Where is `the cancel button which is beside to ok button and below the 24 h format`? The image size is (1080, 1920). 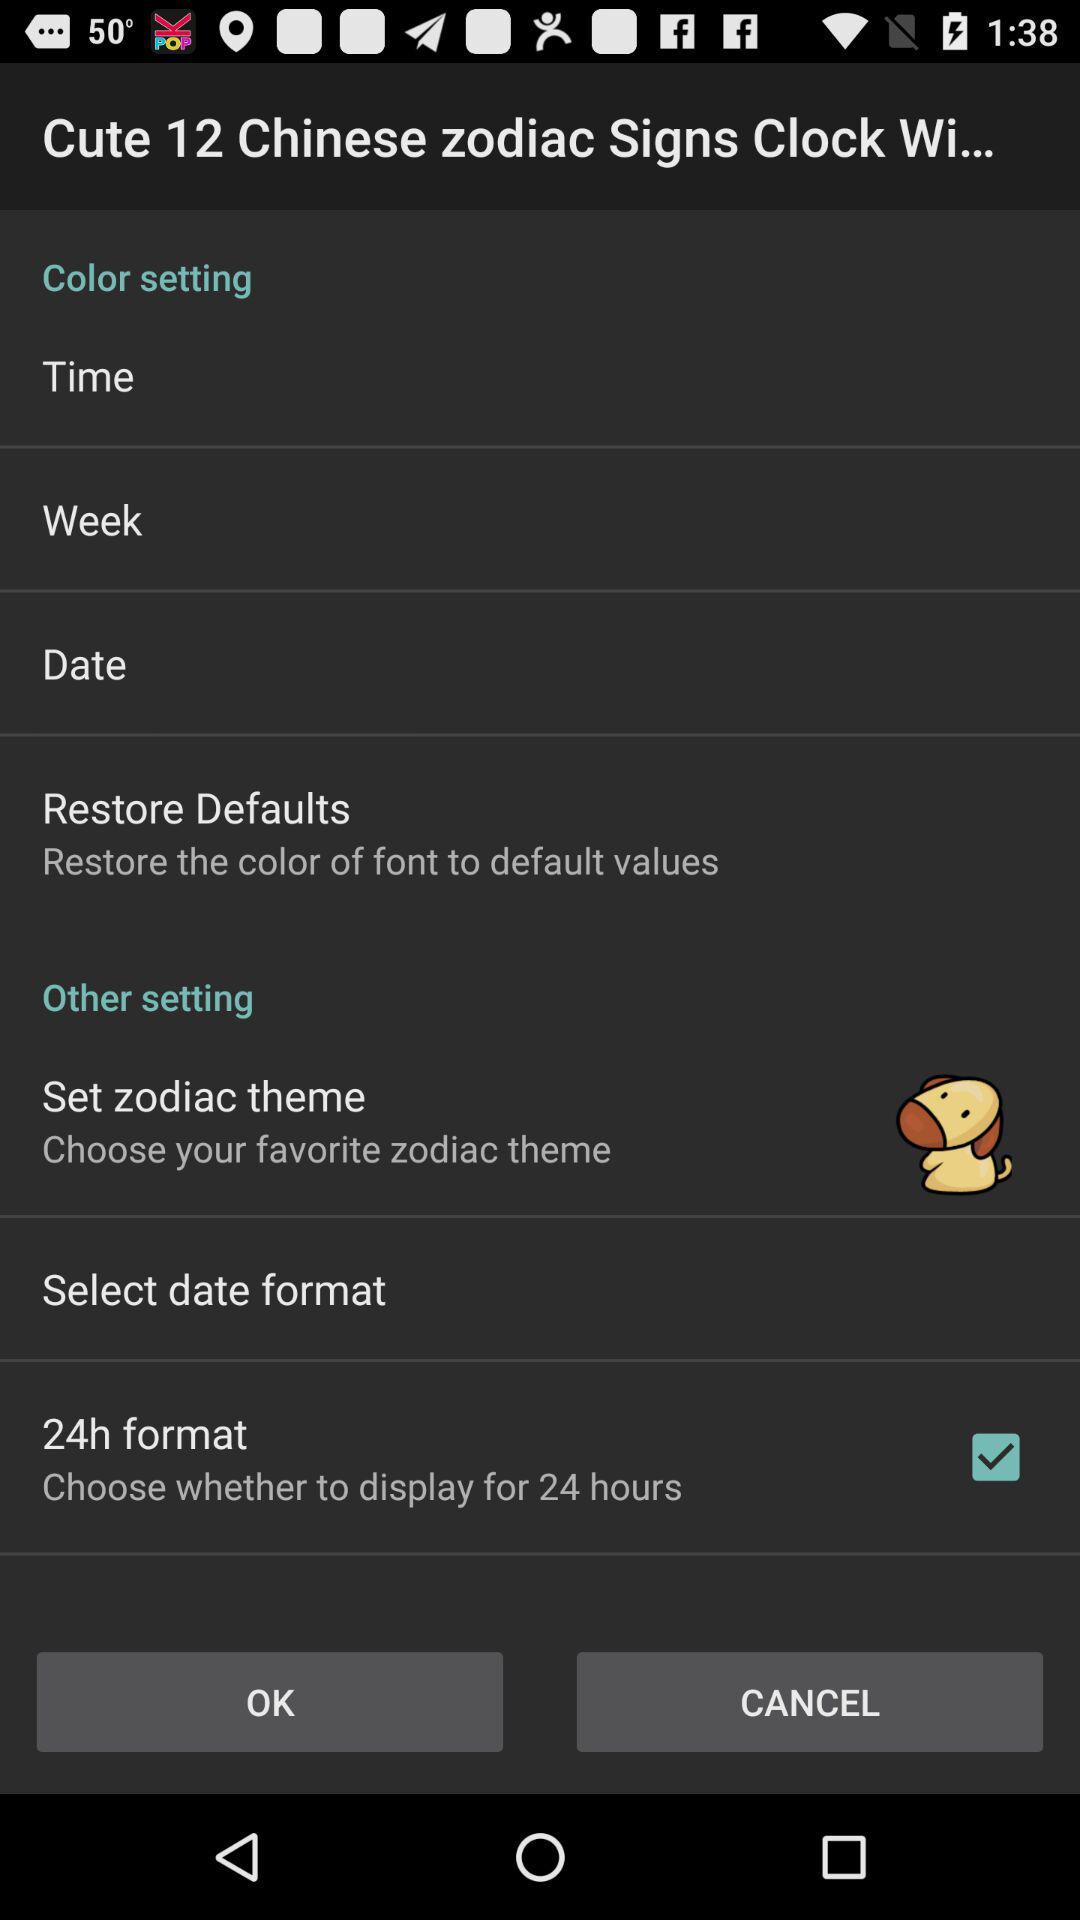 the cancel button which is beside to ok button and below the 24 h format is located at coordinates (810, 1701).